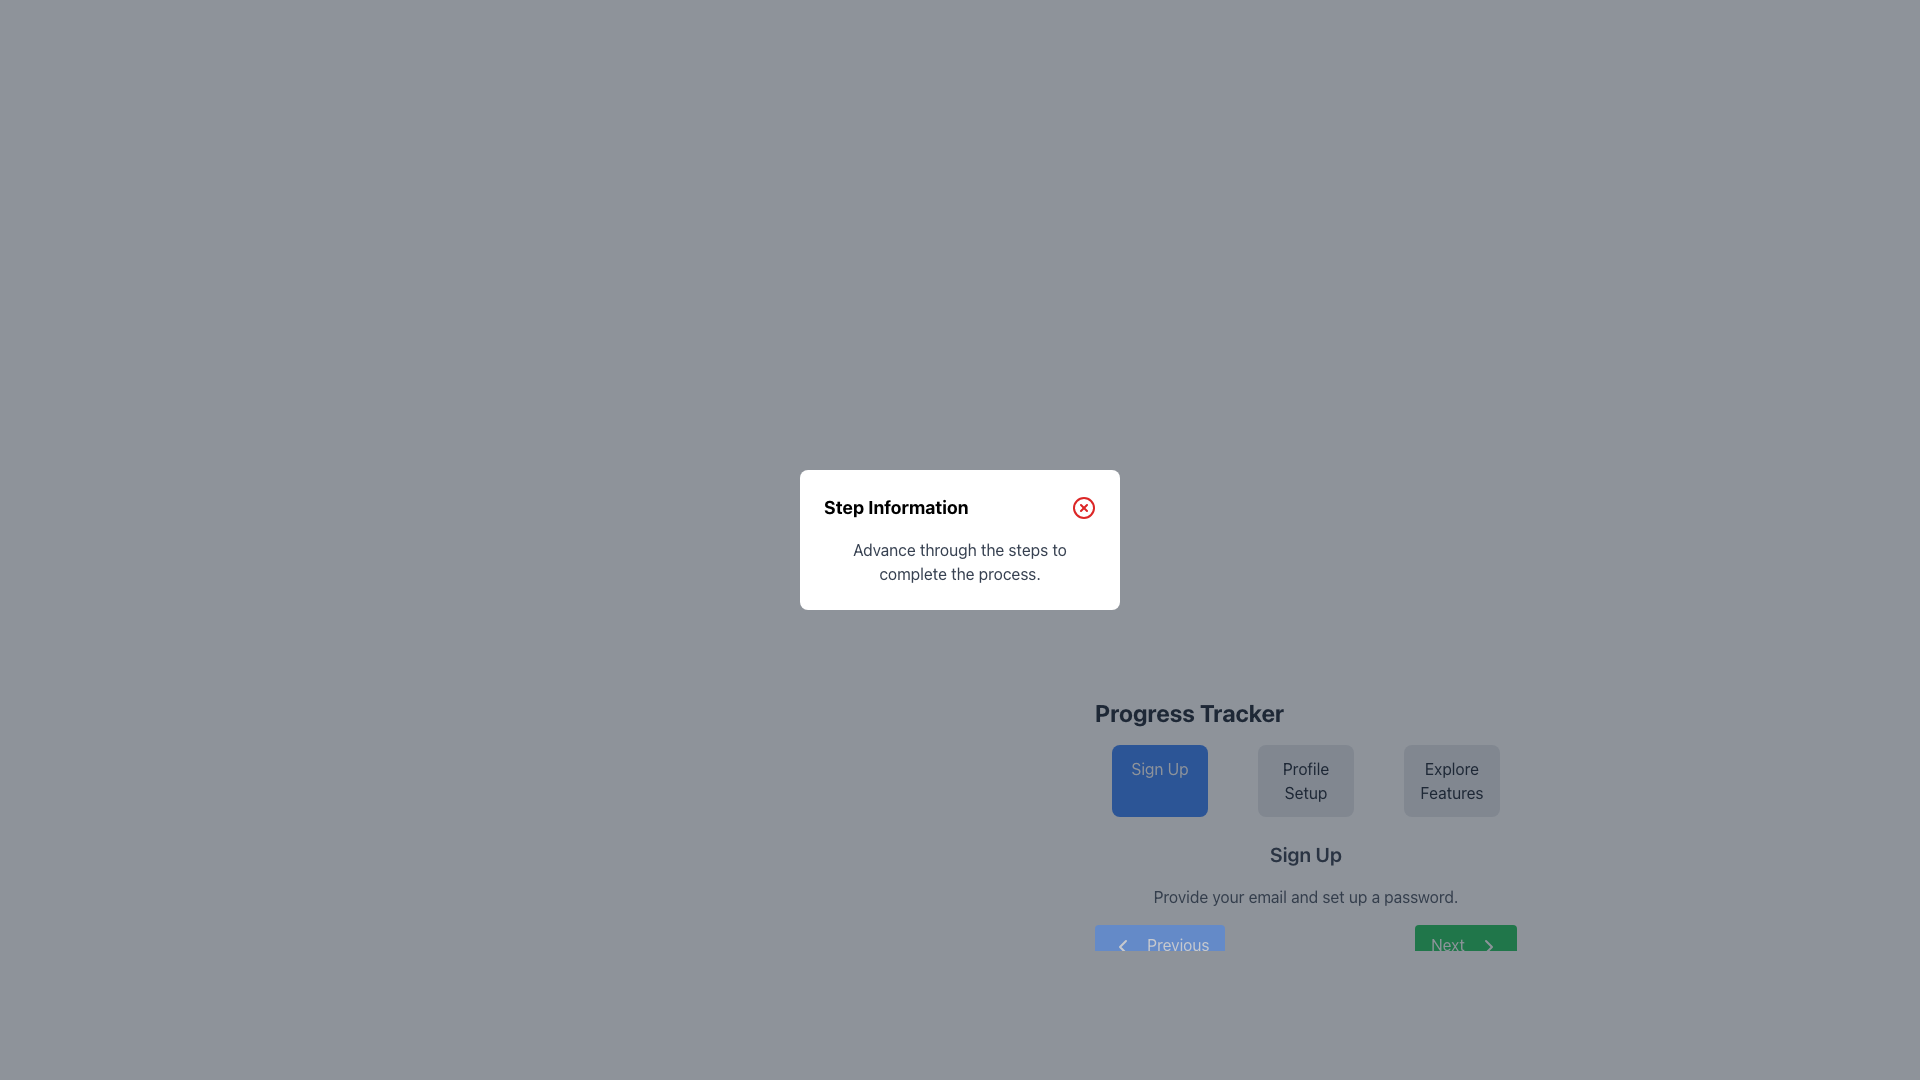 This screenshot has height=1080, width=1920. I want to click on bold, black text label that says 'Step Information' located at the center of the dialog box, which is emphasized by its large font size, so click(895, 507).